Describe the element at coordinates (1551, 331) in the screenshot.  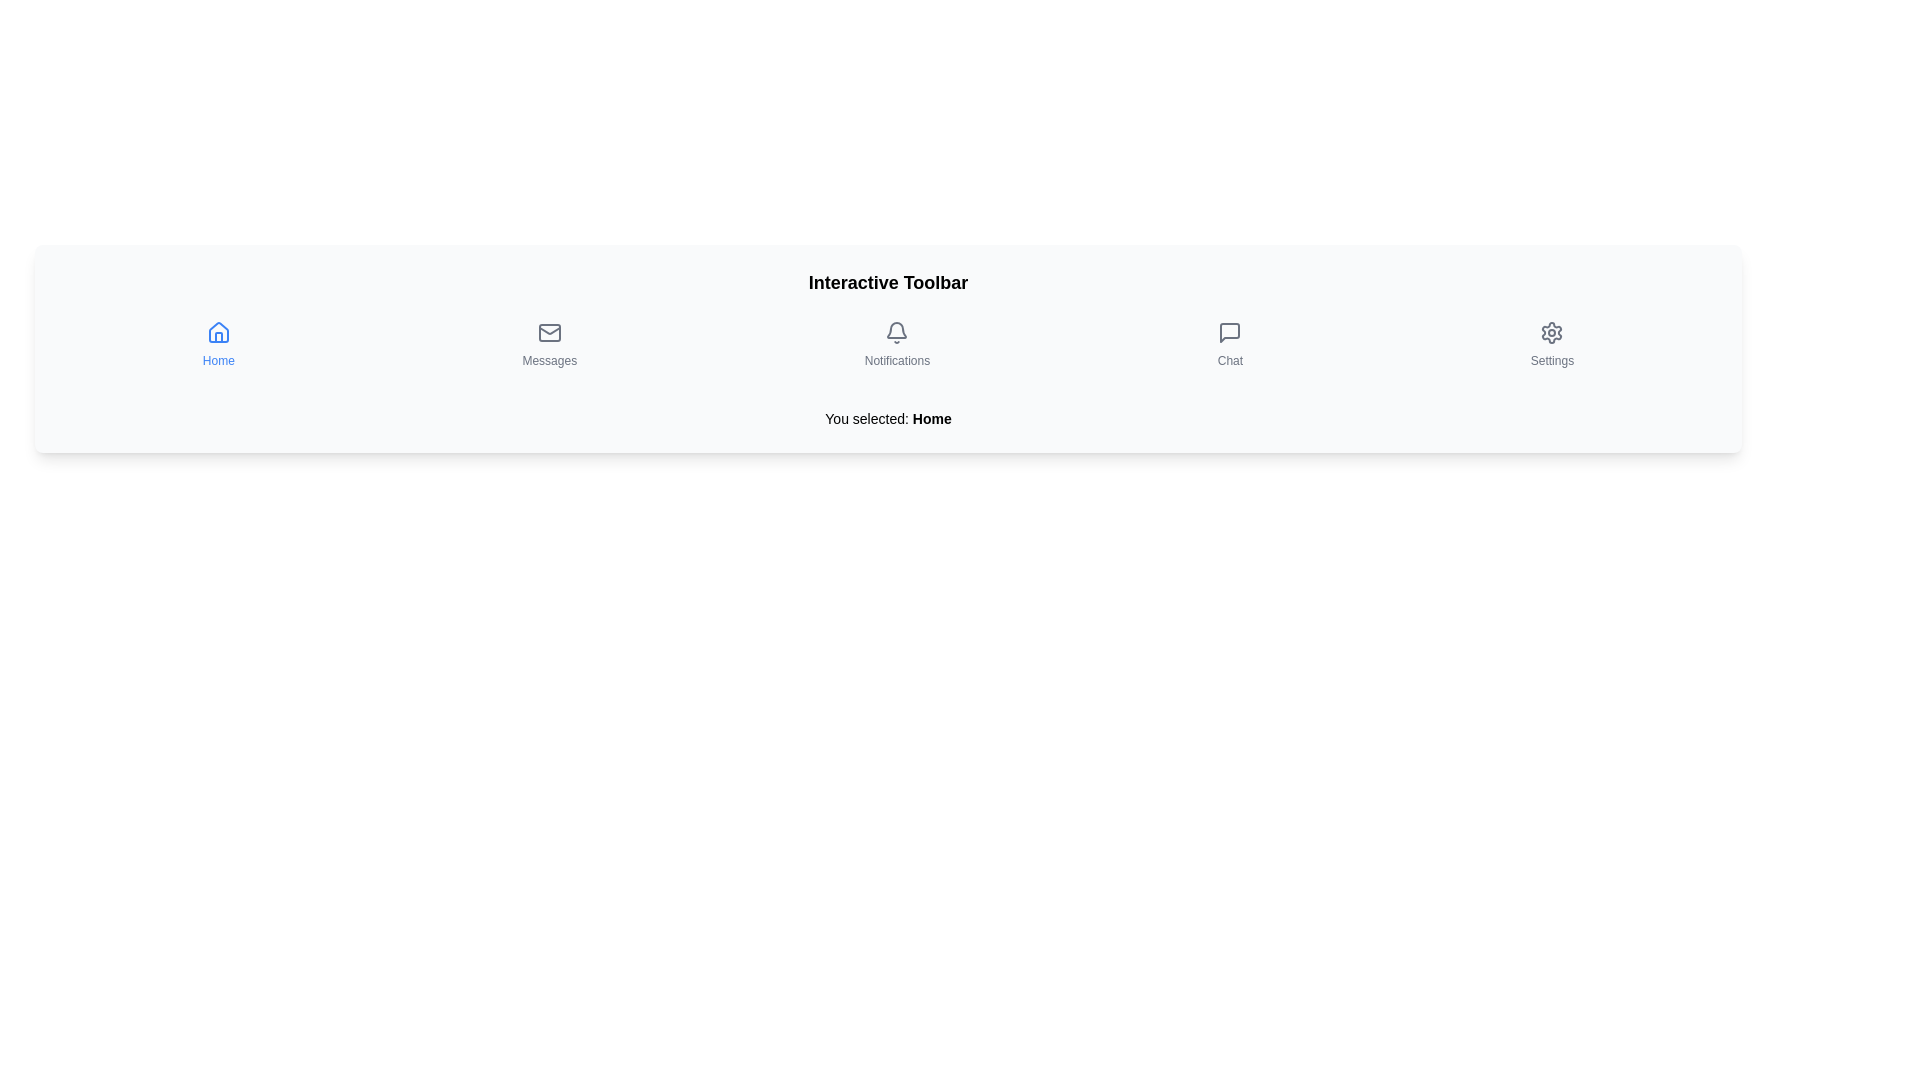
I see `the gear icon located in the 'Settings' section of the bottom navigation bar` at that location.